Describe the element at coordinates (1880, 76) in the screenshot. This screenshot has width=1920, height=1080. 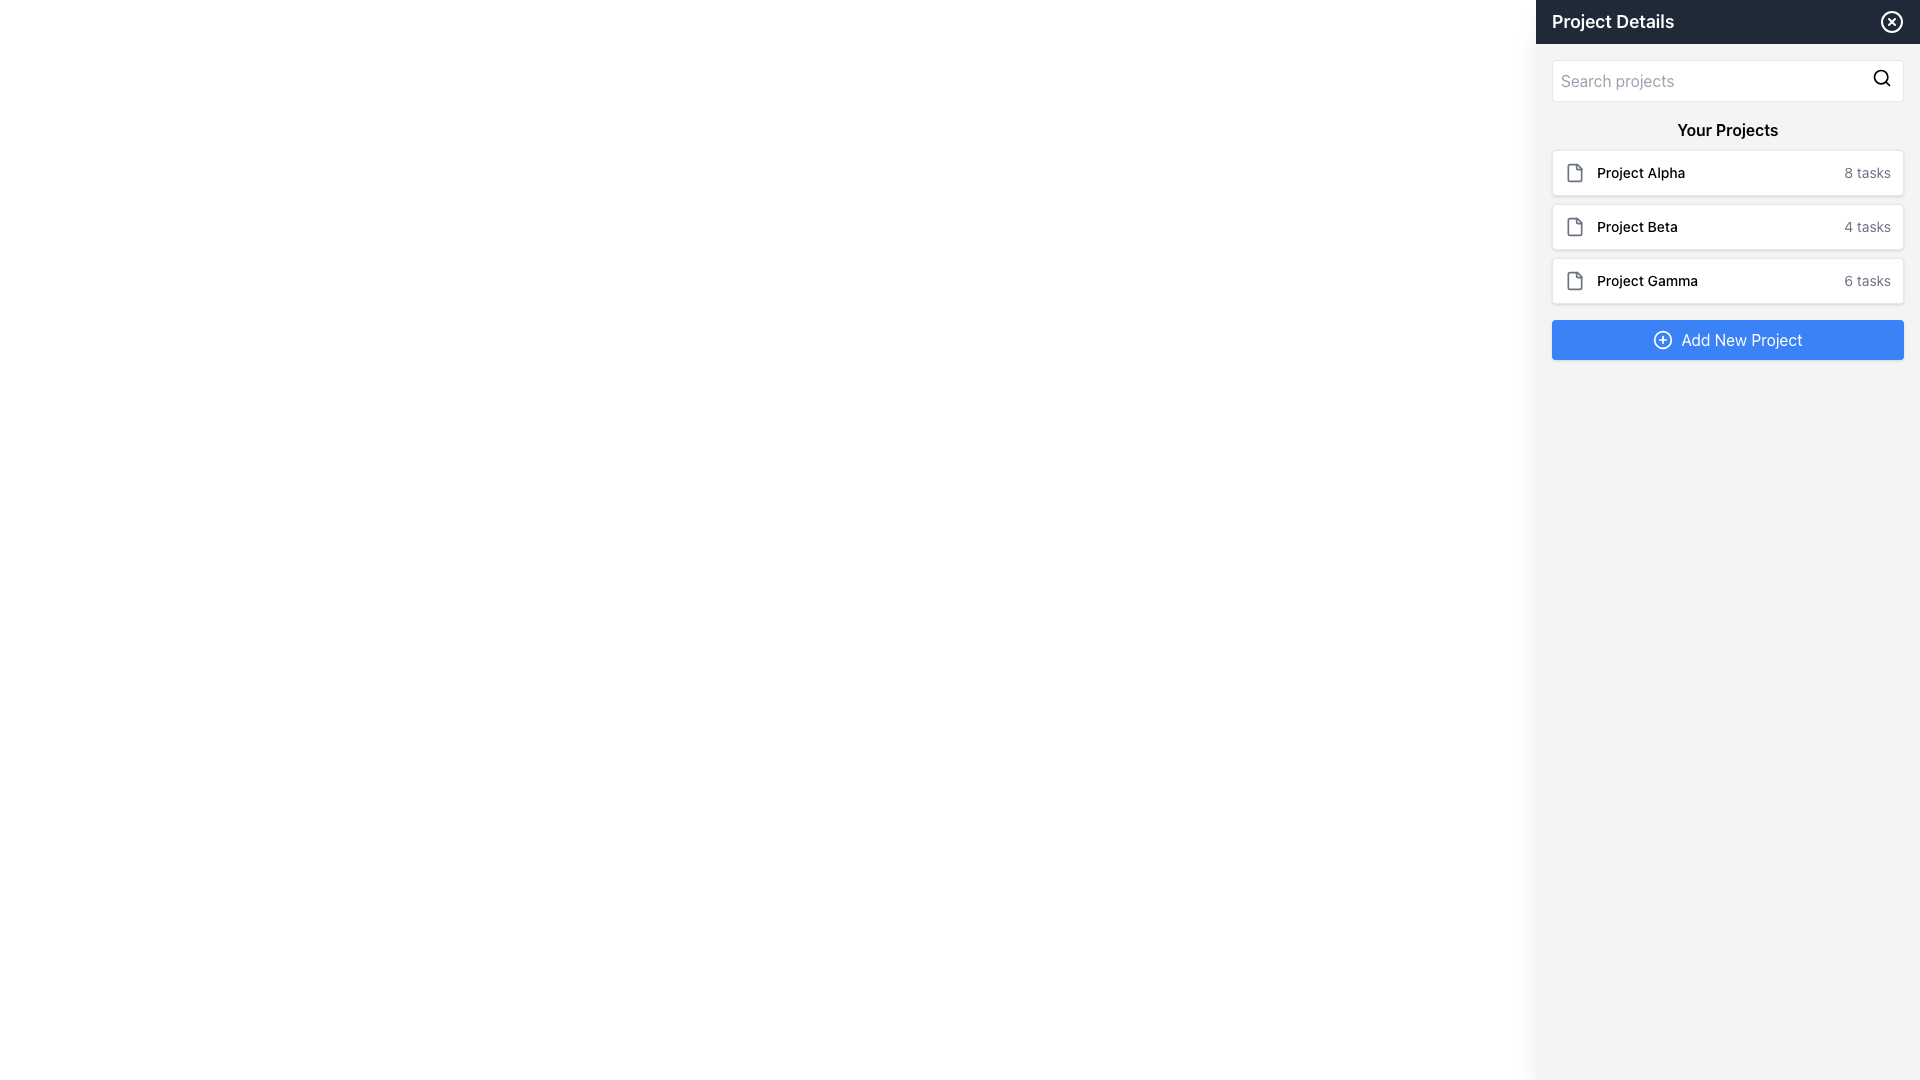
I see `the search icon` at that location.